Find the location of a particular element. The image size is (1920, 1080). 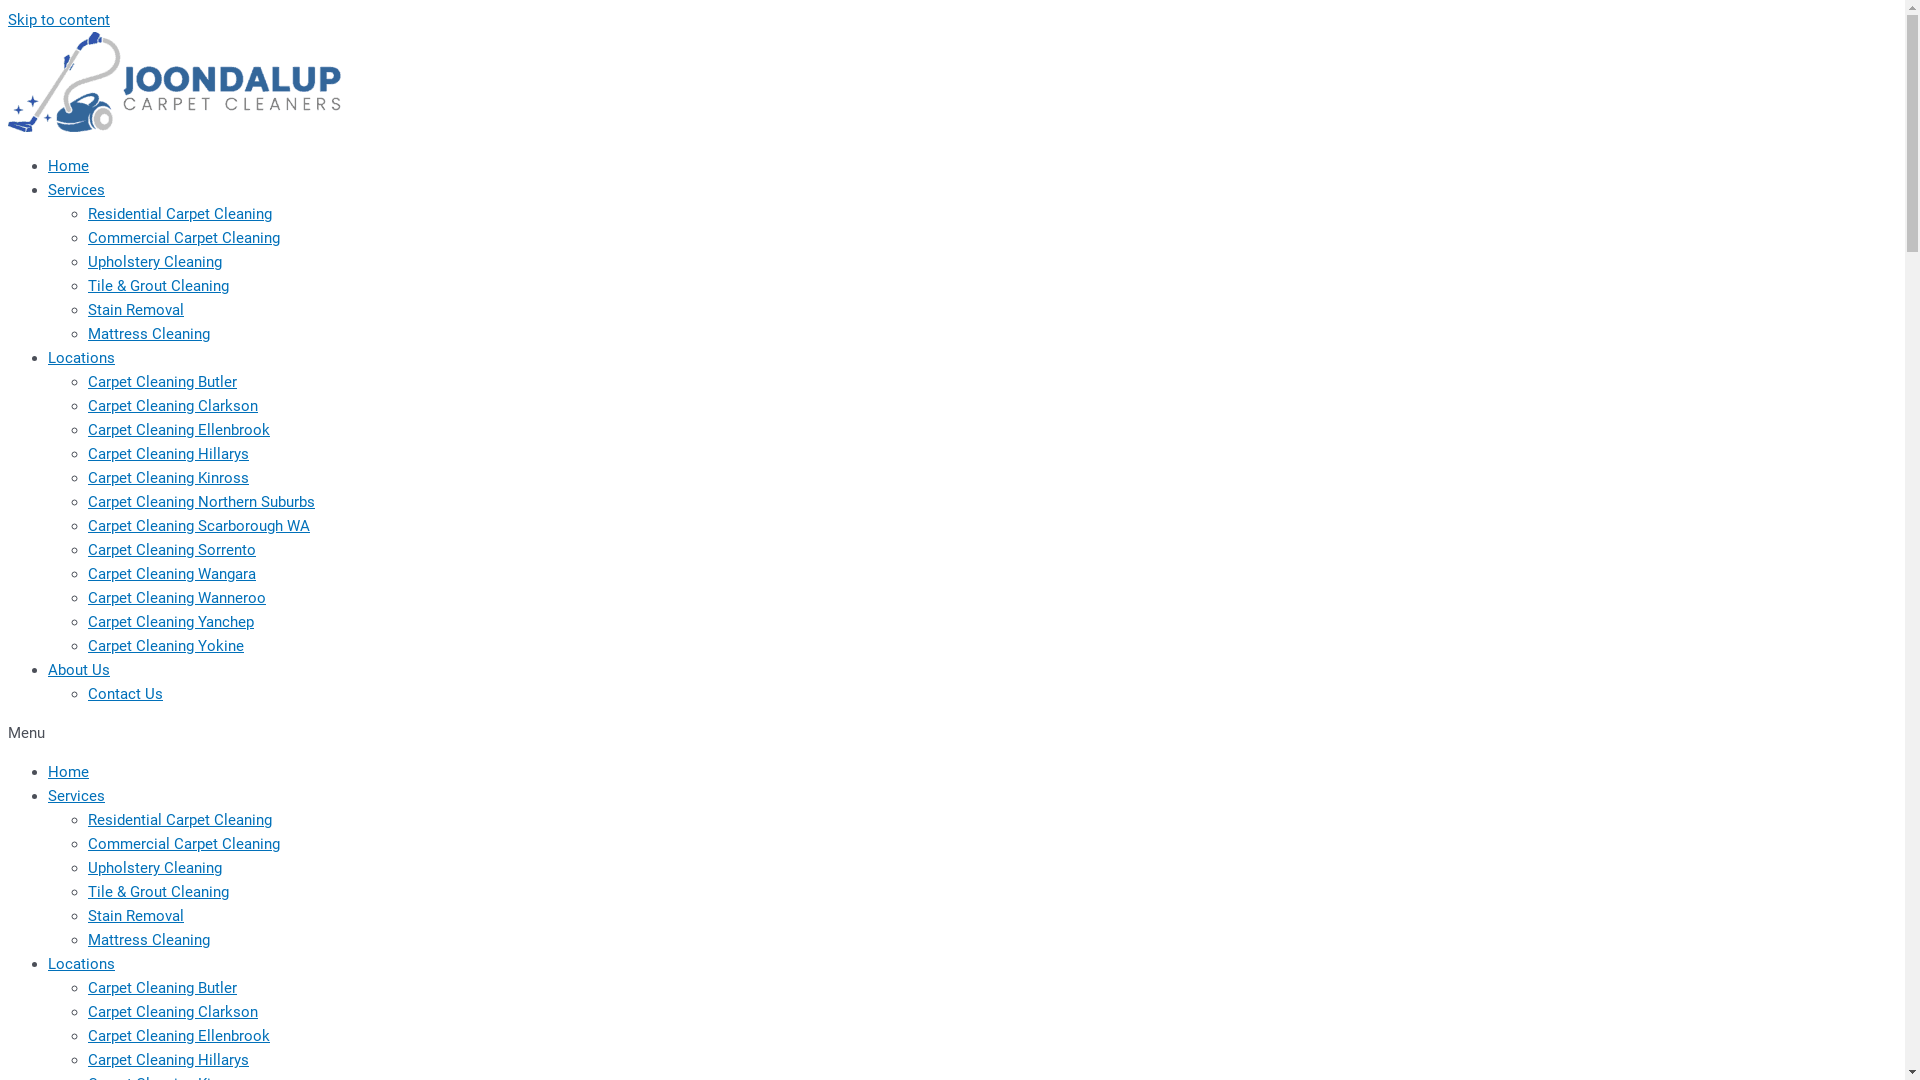

'Carpet Cleaning Ellenbrook' is located at coordinates (178, 1035).